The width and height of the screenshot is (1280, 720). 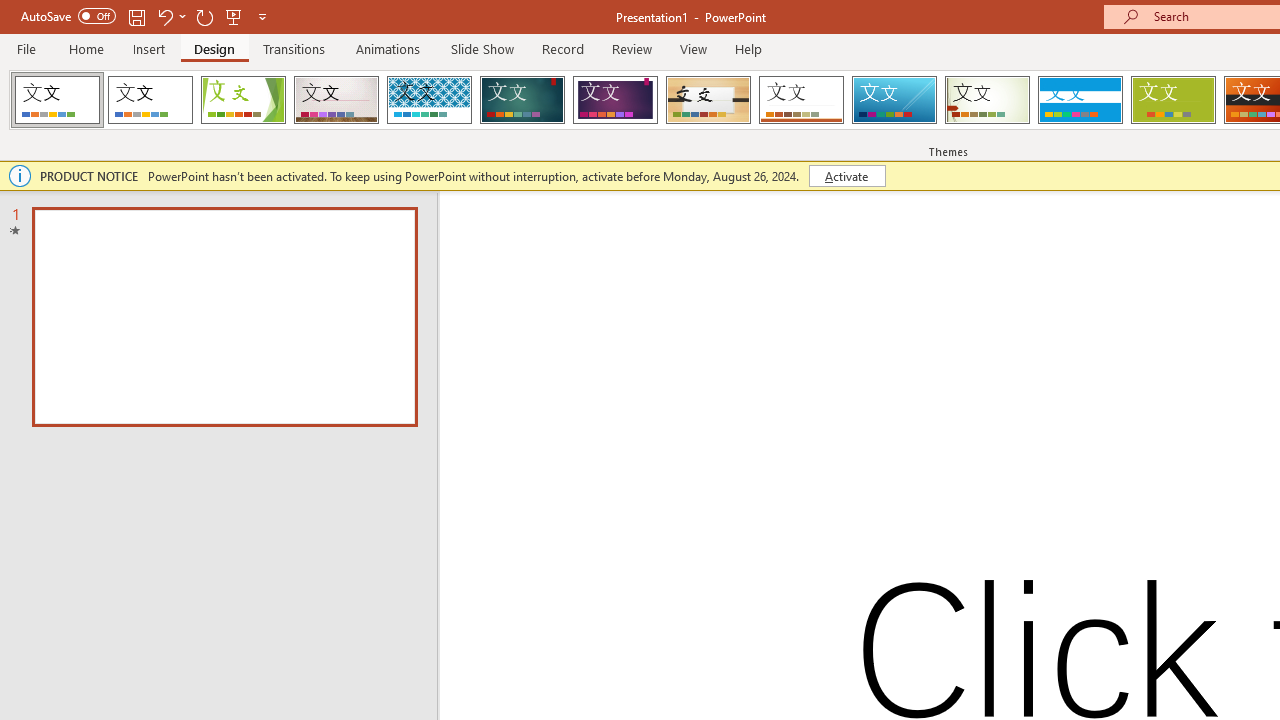 I want to click on 'Slice', so click(x=893, y=100).